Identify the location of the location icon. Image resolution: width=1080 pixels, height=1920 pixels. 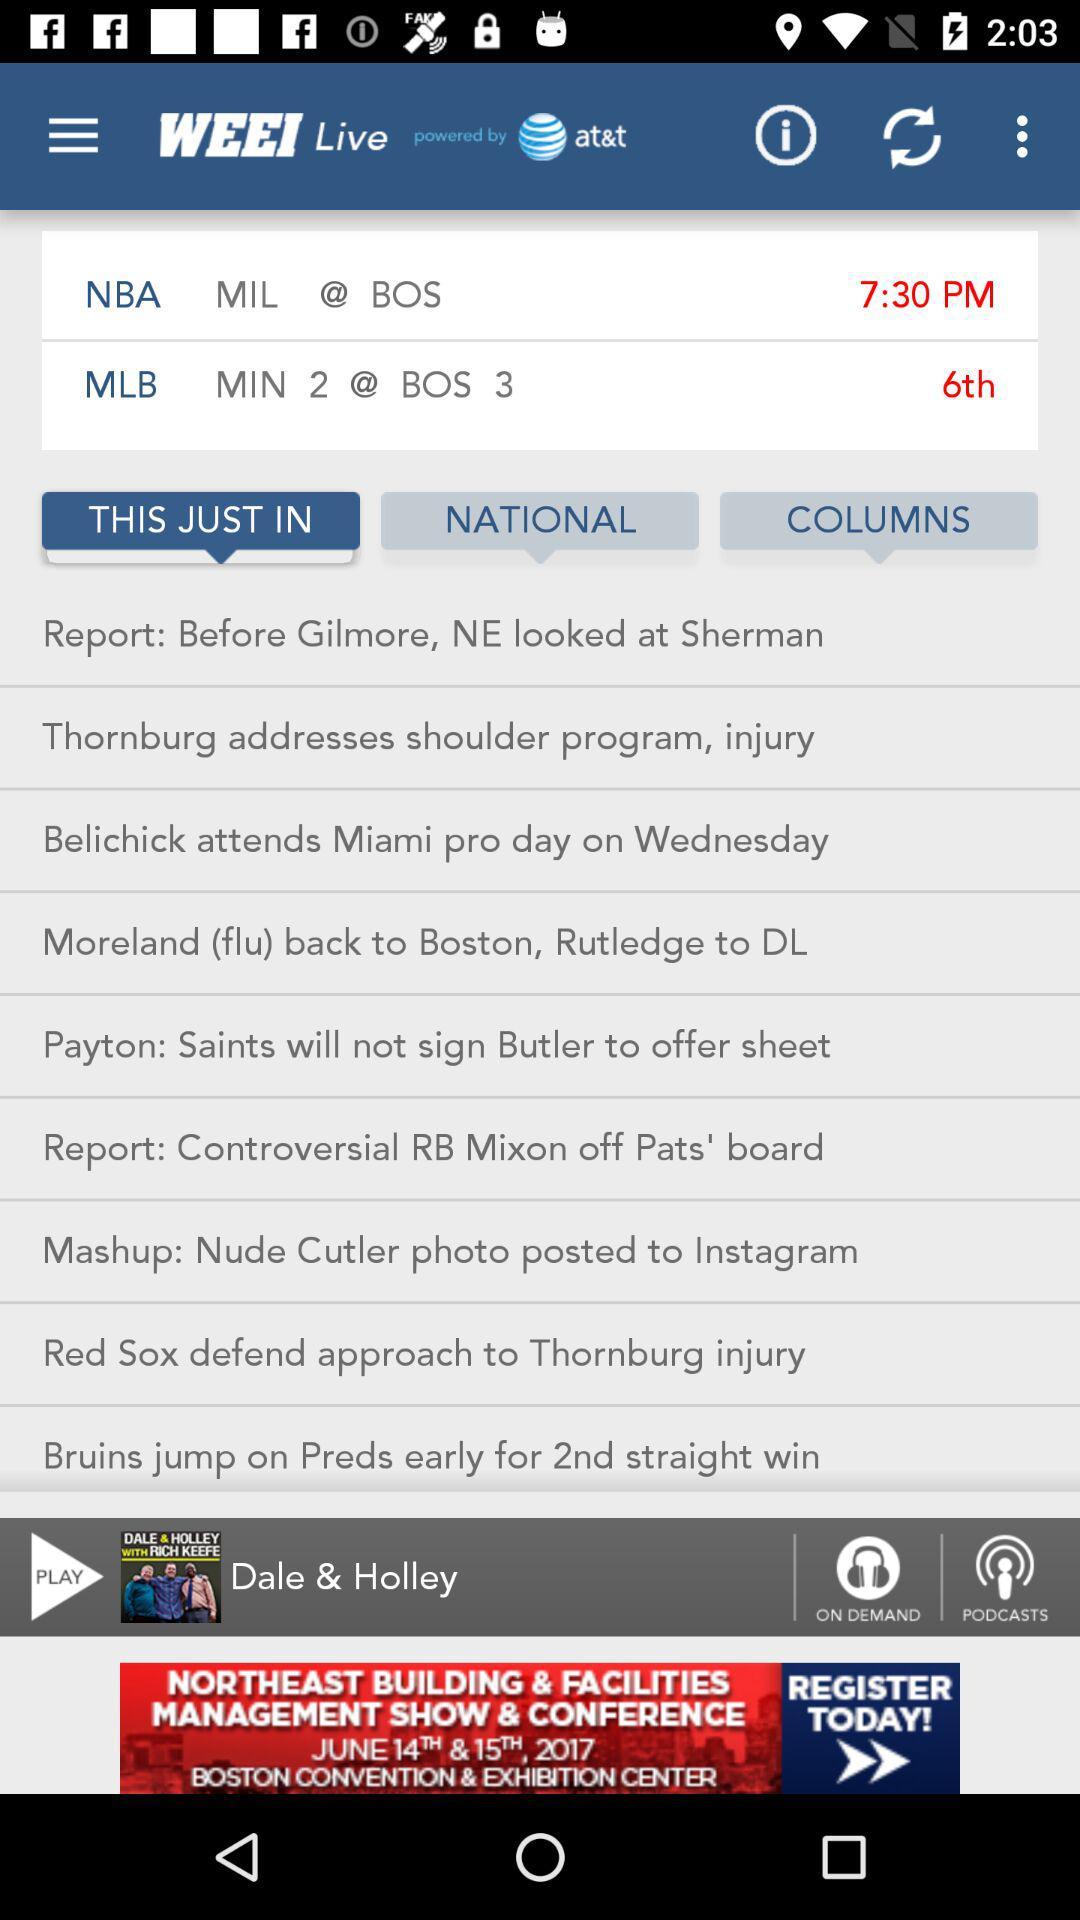
(1010, 1576).